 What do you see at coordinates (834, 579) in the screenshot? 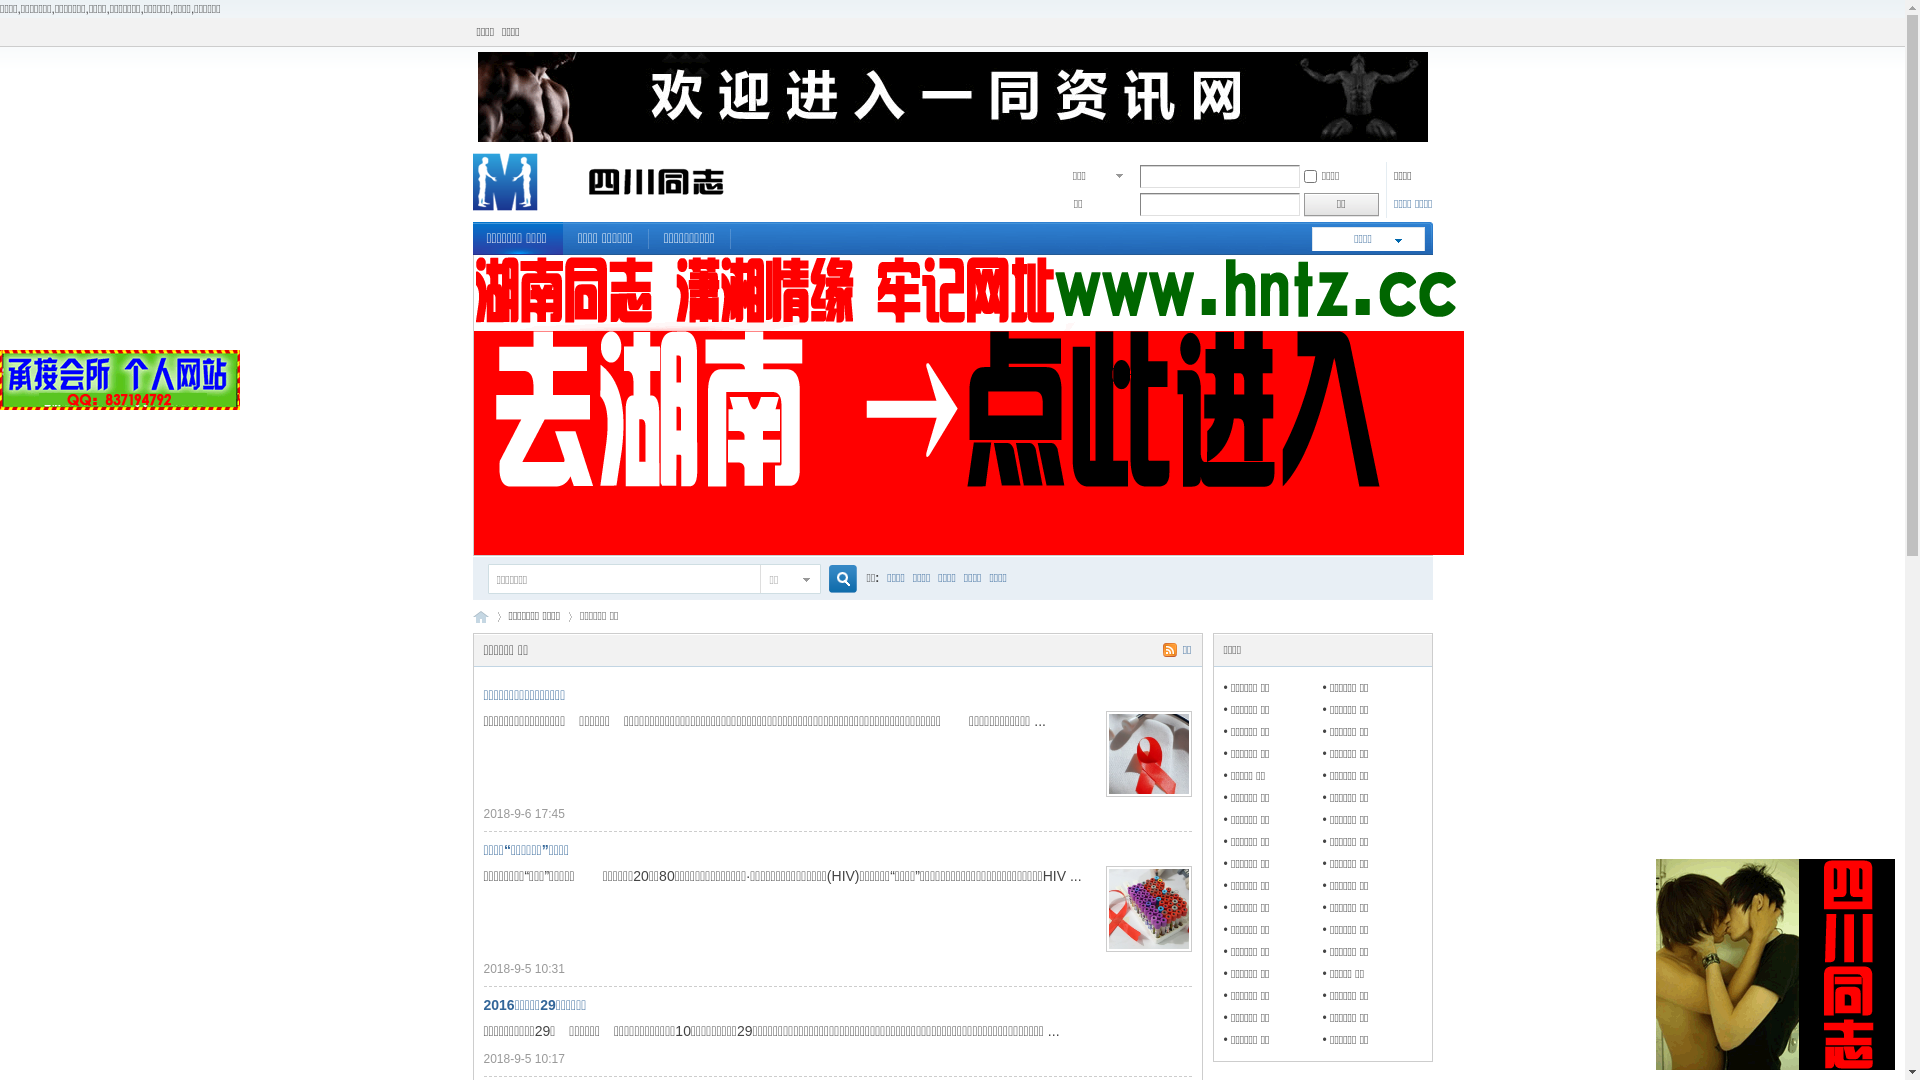
I see `'true'` at bounding box center [834, 579].